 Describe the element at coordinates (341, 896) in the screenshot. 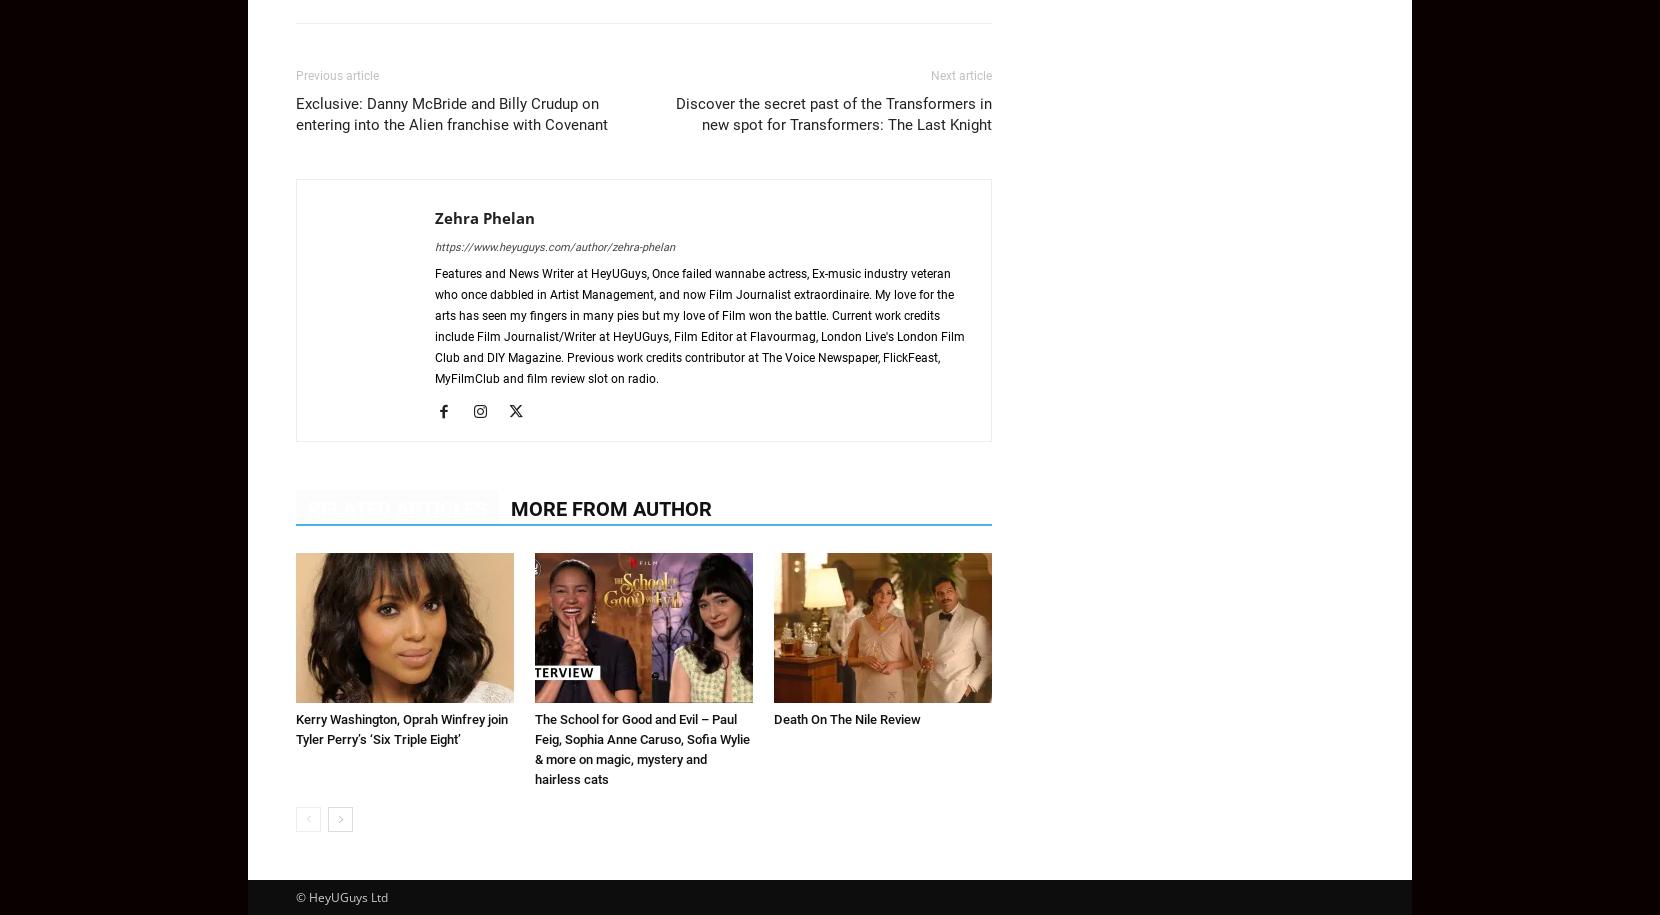

I see `'© HeyUGuys Ltd'` at that location.